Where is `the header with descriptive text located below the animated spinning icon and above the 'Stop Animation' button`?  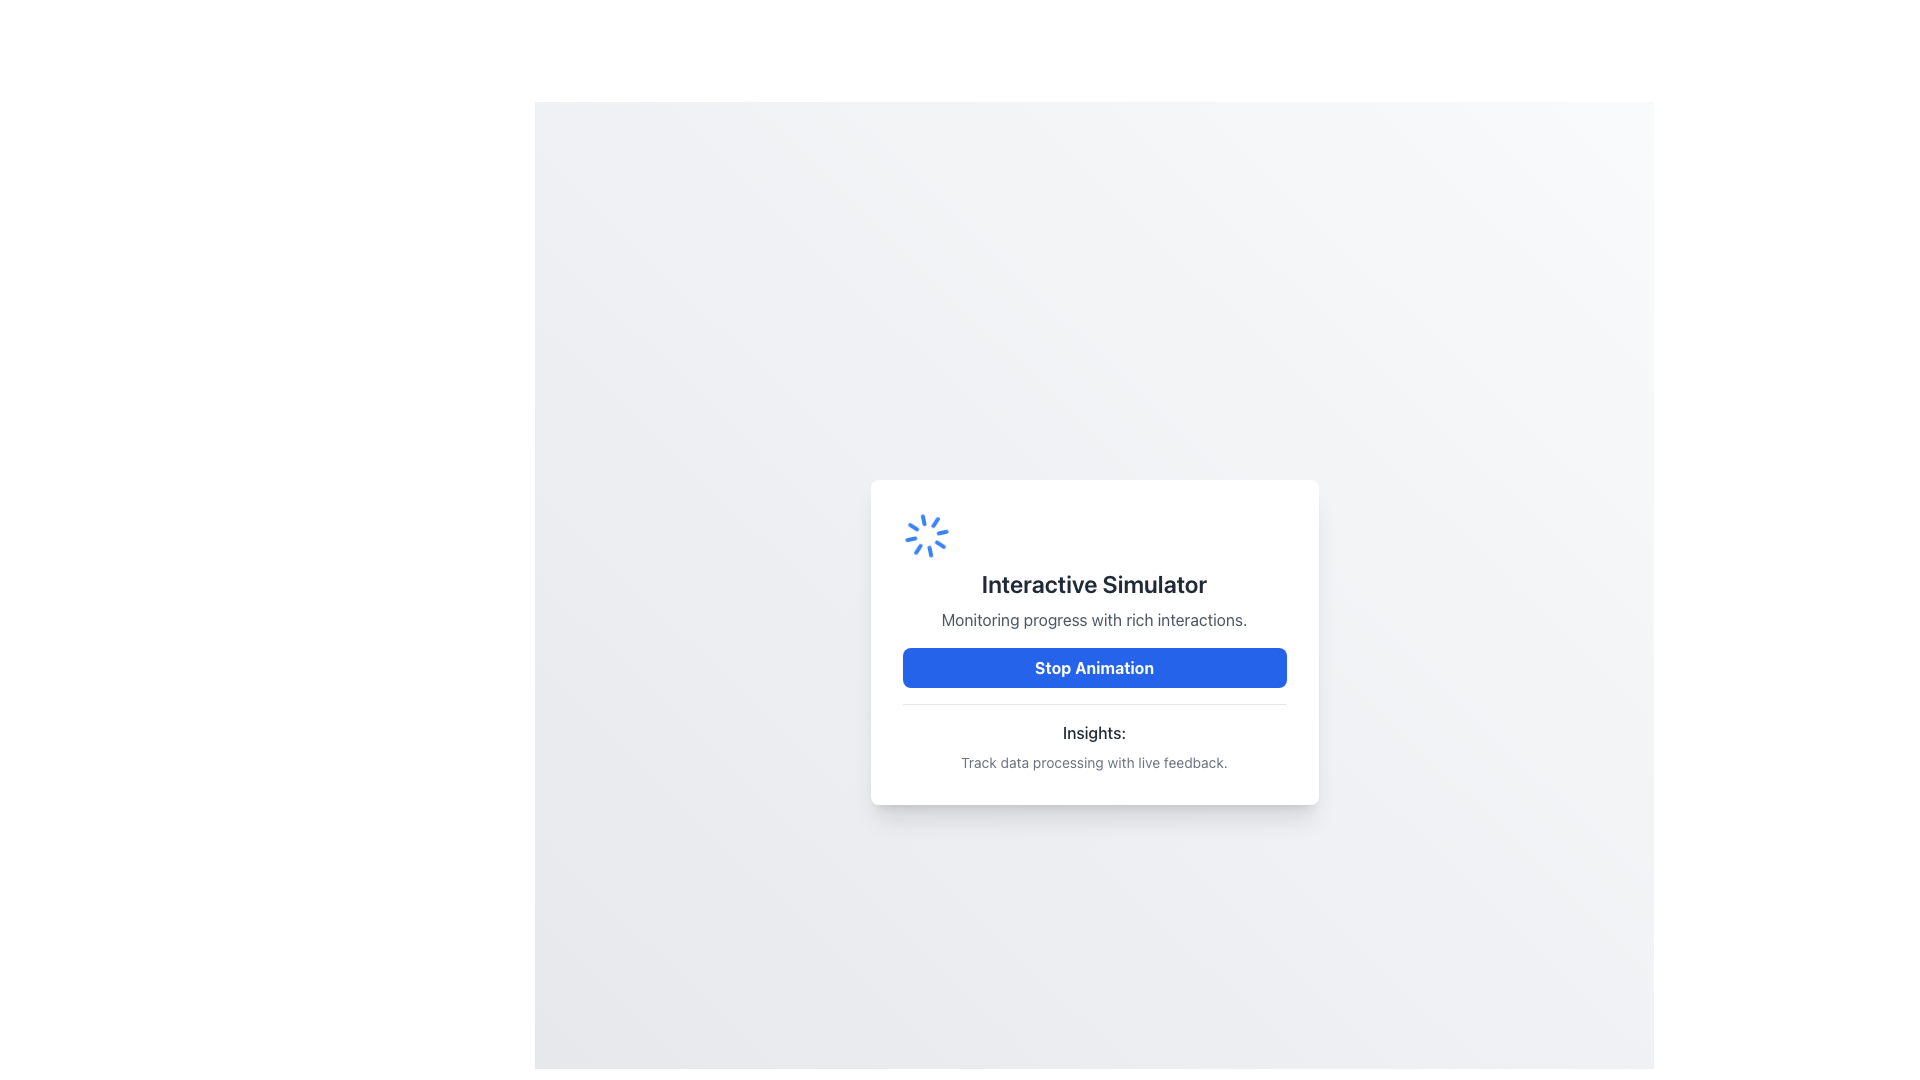
the header with descriptive text located below the animated spinning icon and above the 'Stop Animation' button is located at coordinates (1093, 571).